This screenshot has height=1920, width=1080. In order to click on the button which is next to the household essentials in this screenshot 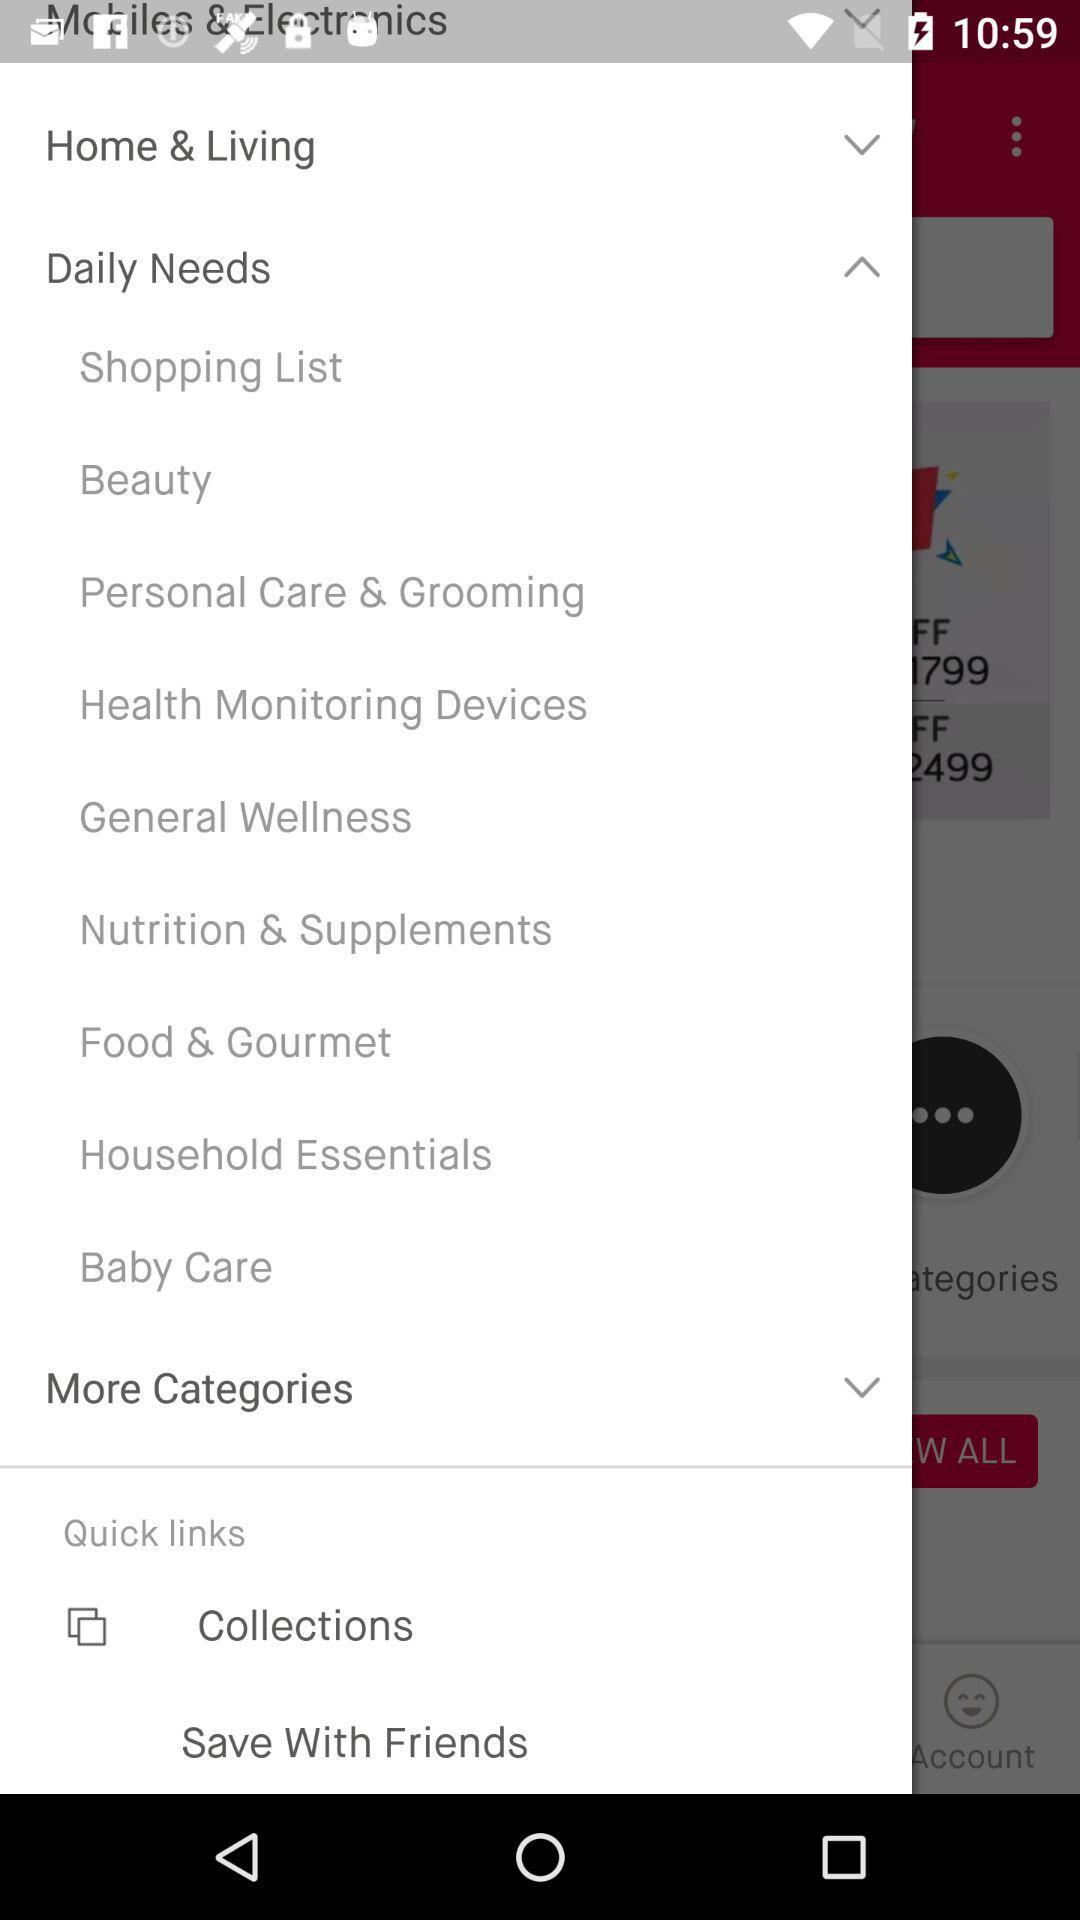, I will do `click(942, 1114)`.